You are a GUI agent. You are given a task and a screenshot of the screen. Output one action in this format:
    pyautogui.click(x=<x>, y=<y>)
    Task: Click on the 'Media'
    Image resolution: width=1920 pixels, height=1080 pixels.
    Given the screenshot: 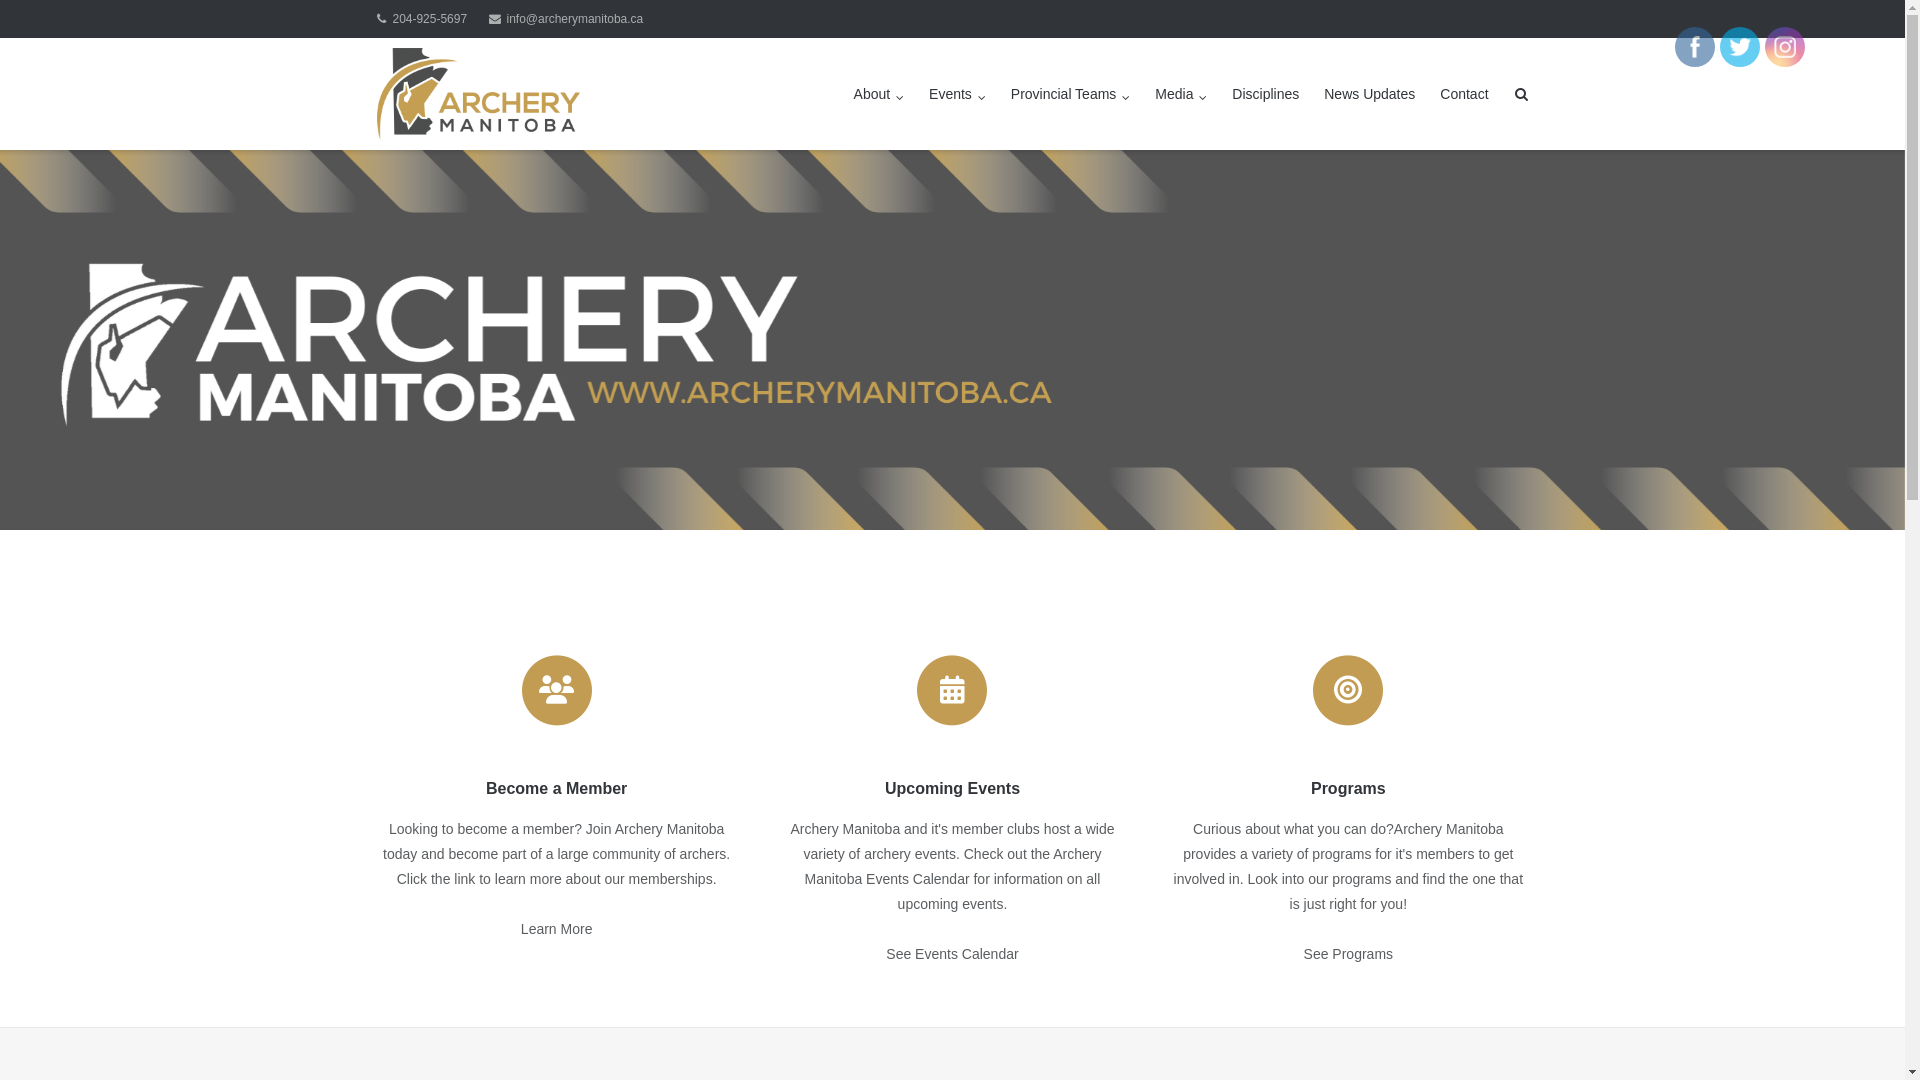 What is the action you would take?
    pyautogui.click(x=1155, y=93)
    